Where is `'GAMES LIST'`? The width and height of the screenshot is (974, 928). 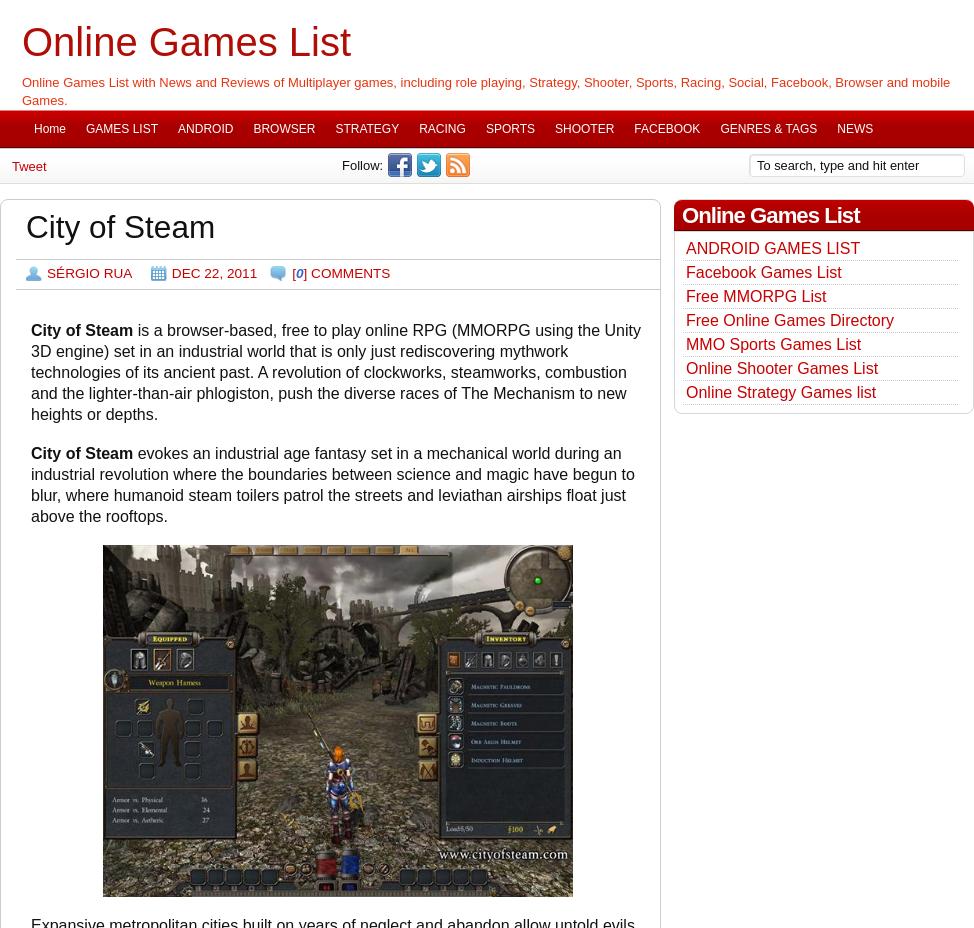 'GAMES LIST' is located at coordinates (121, 128).